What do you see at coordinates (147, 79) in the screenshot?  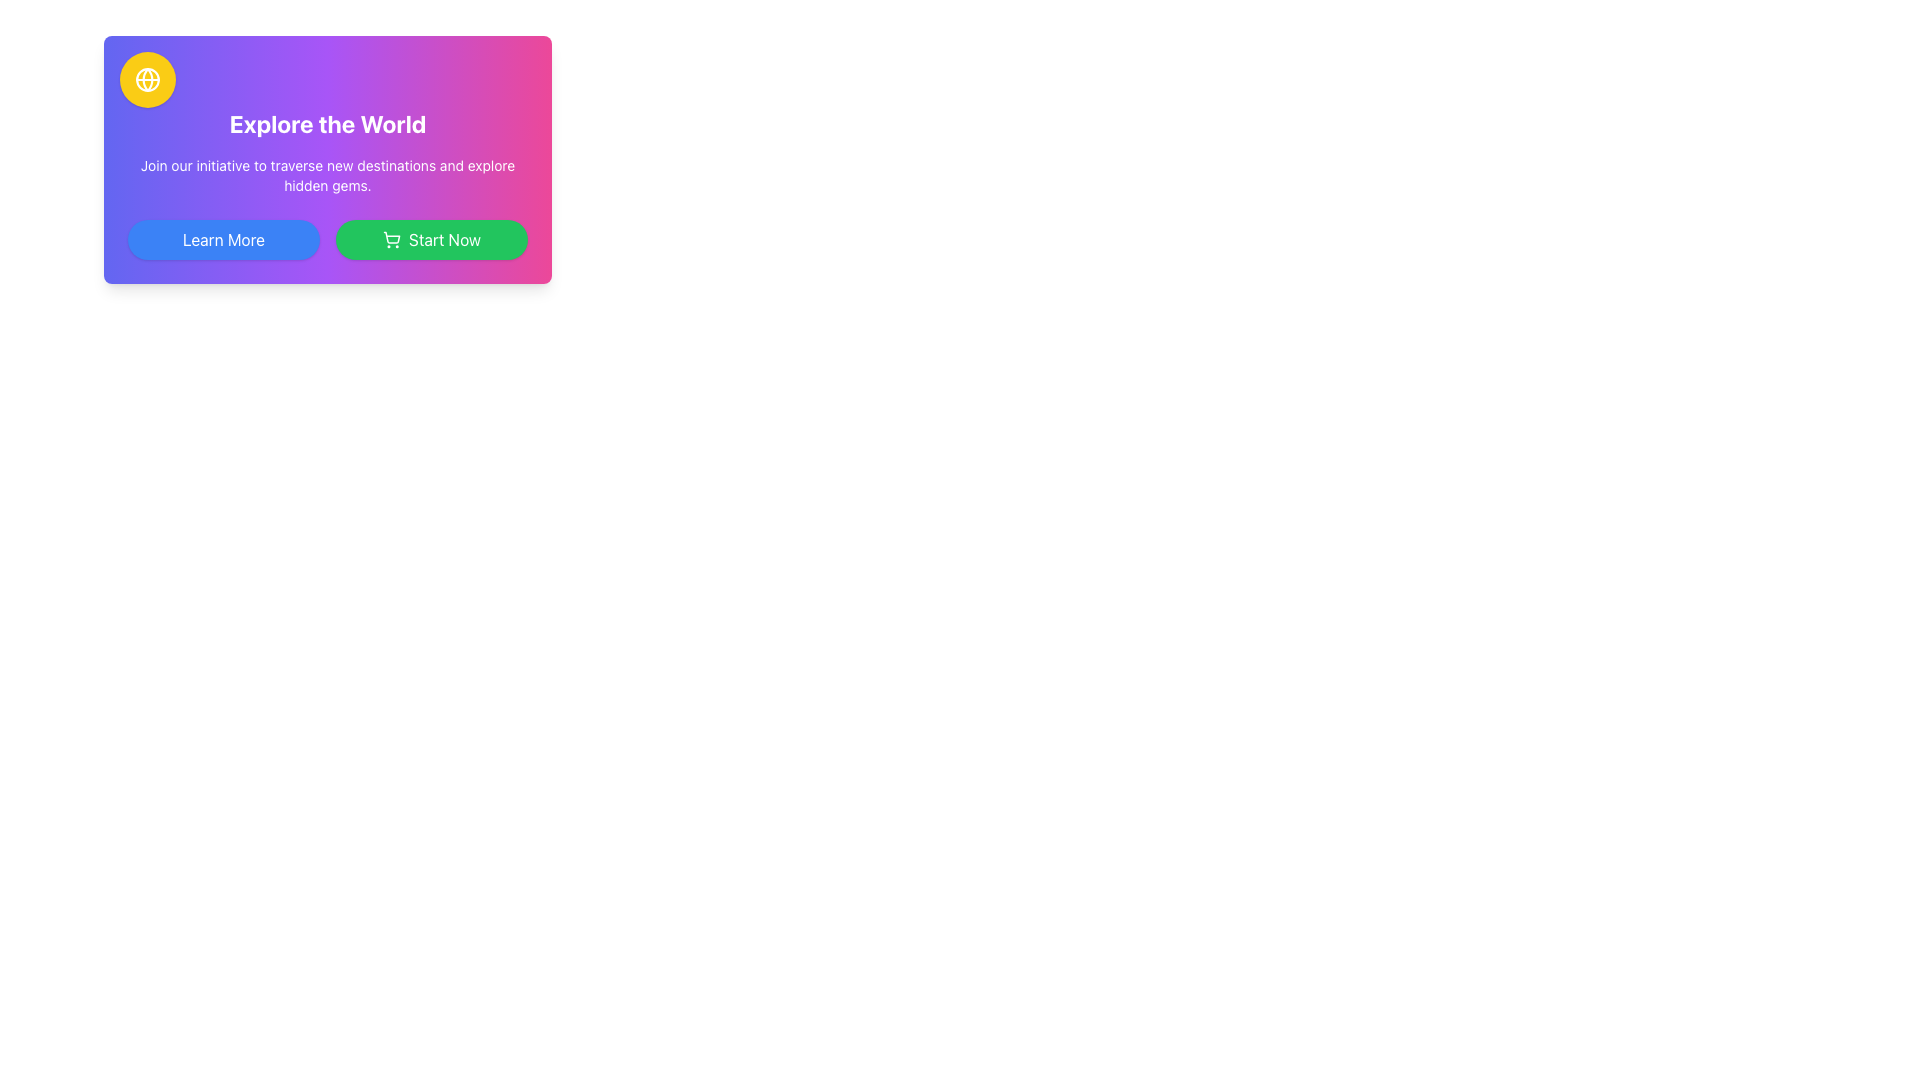 I see `the SVG Circle icon resembling a globe, which is centered in a yellow circle located in the upper left of a rectangular card component` at bounding box center [147, 79].